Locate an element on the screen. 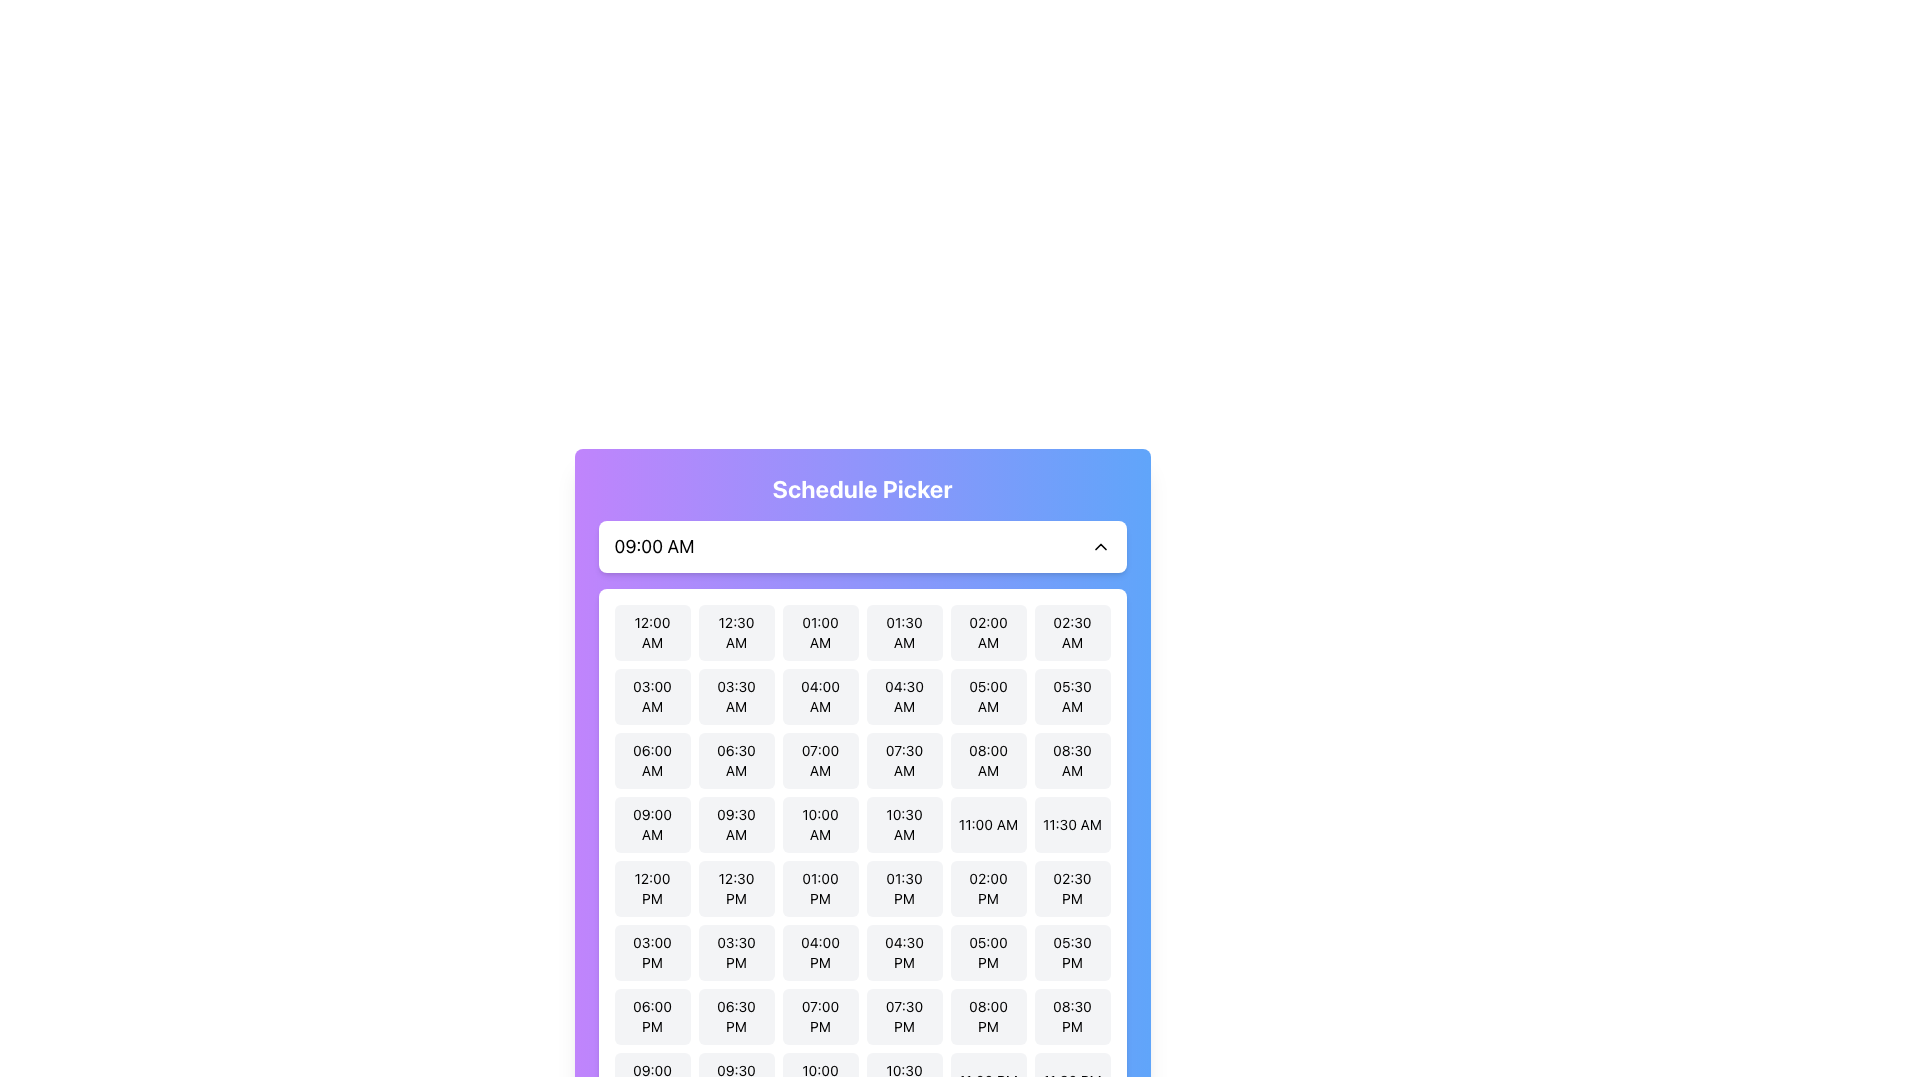  the button displaying '05:30 AM' in the 'Schedule Picker' panel is located at coordinates (1071, 696).